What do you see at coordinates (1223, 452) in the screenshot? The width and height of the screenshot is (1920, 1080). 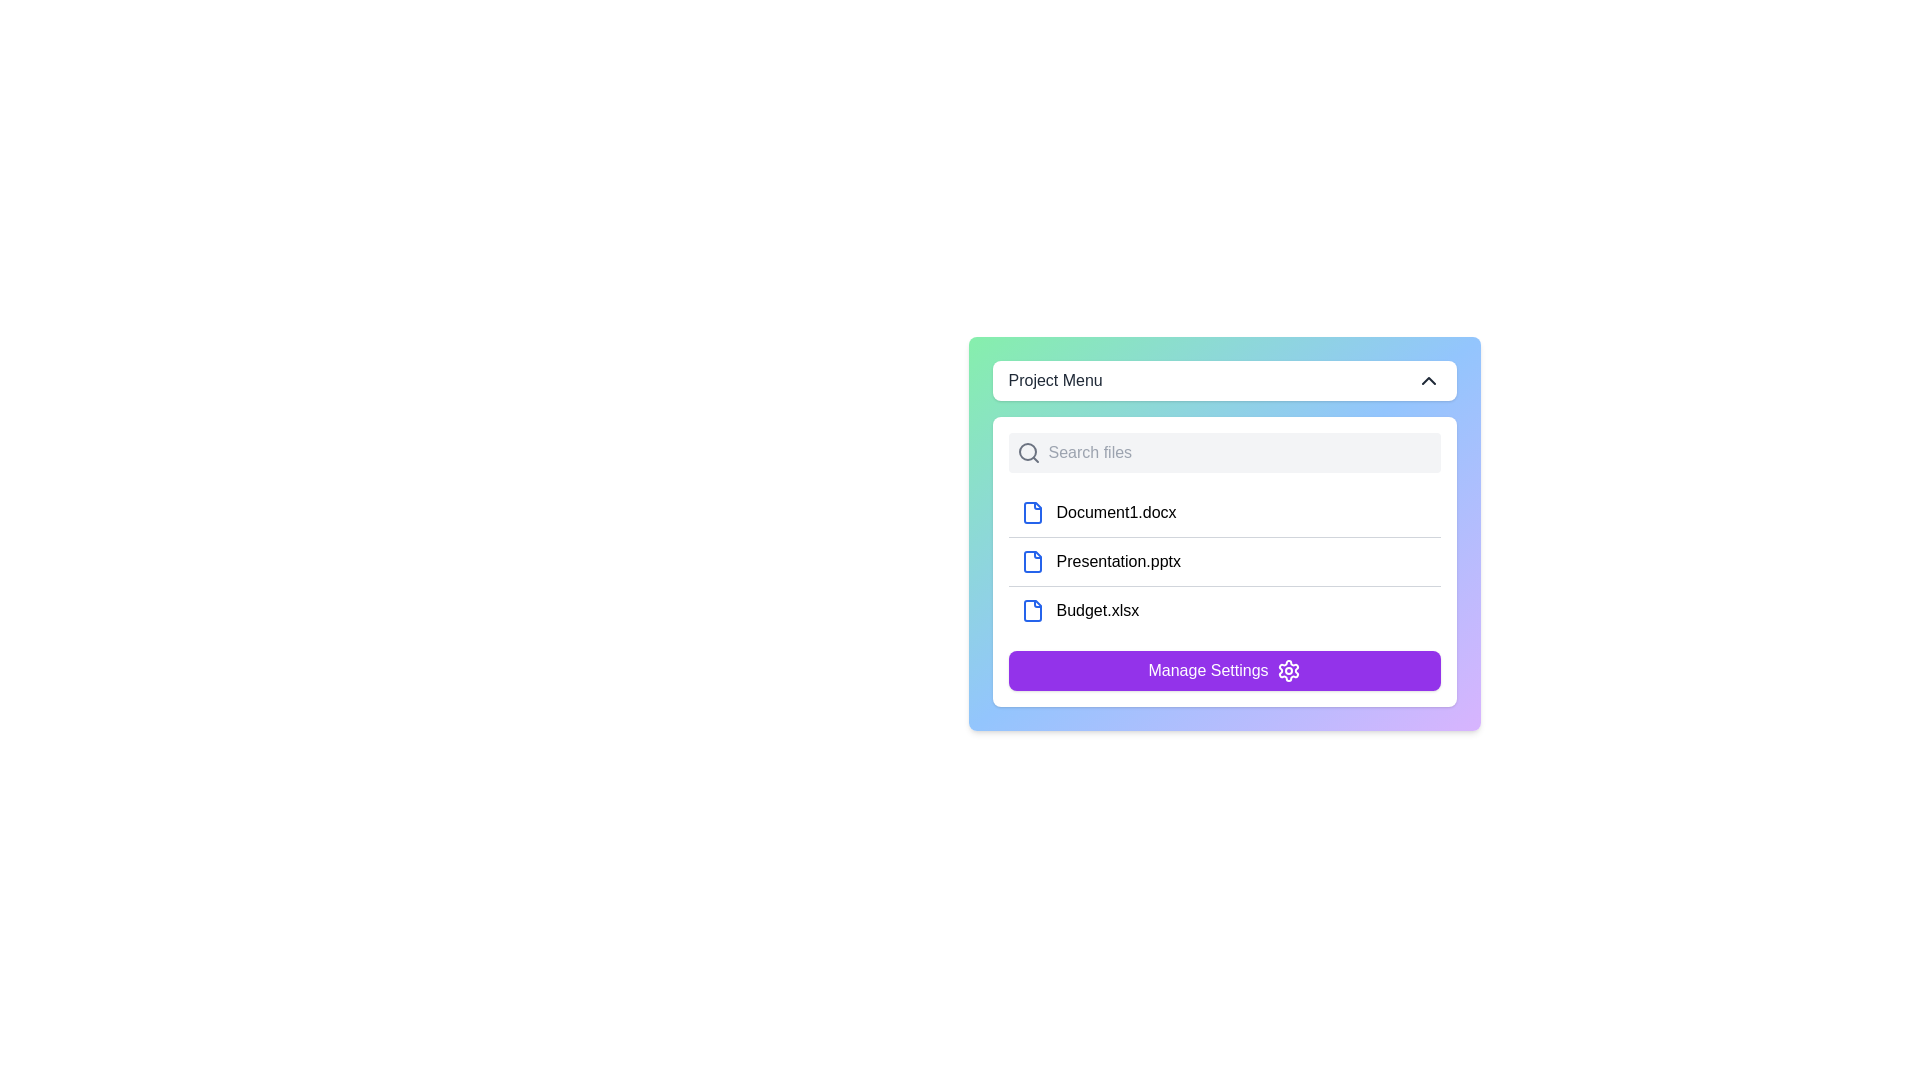 I see `the search input field with the placeholder 'Search files' which has a pale gray background and rounded corners, located at the top of the card-like interface` at bounding box center [1223, 452].